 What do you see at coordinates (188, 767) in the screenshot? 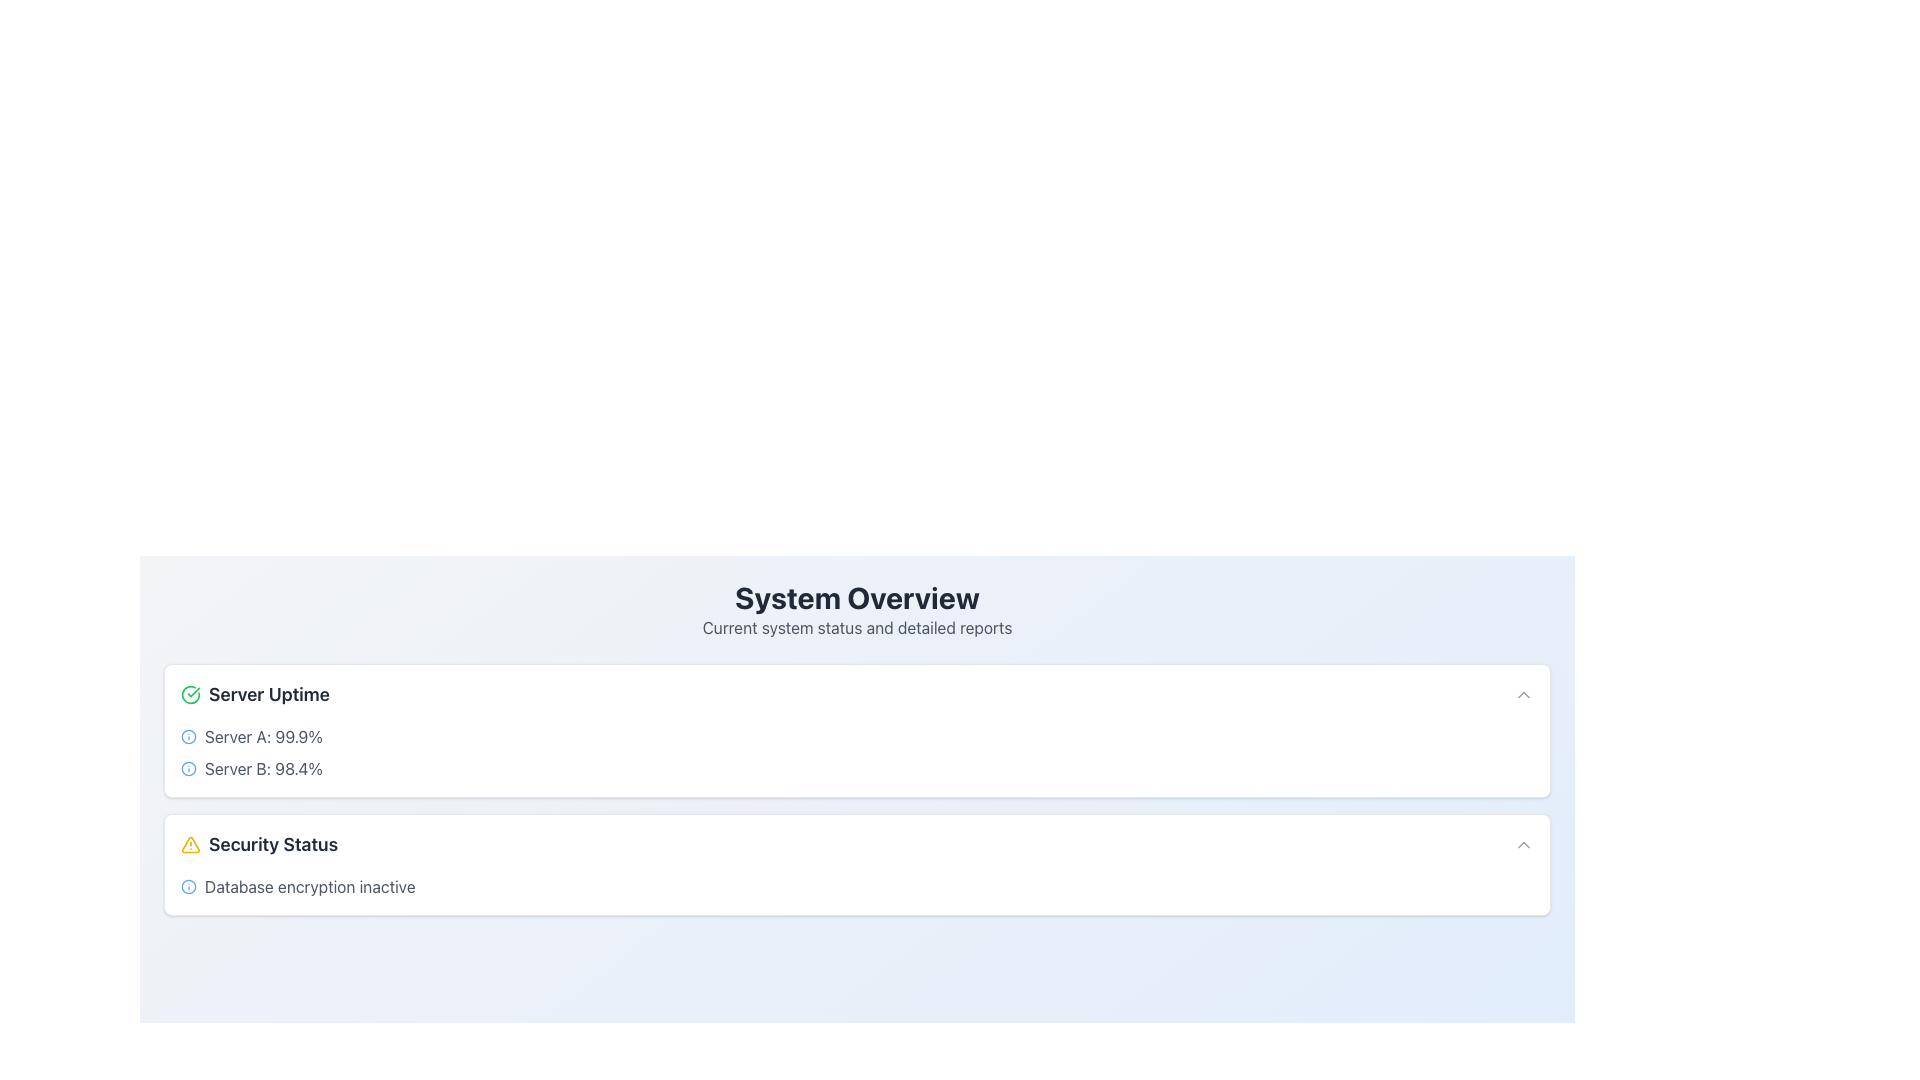
I see `the informational icon located to the immediate left of the 'Server B: 98.4%' text entry within the Server Uptime section` at bounding box center [188, 767].